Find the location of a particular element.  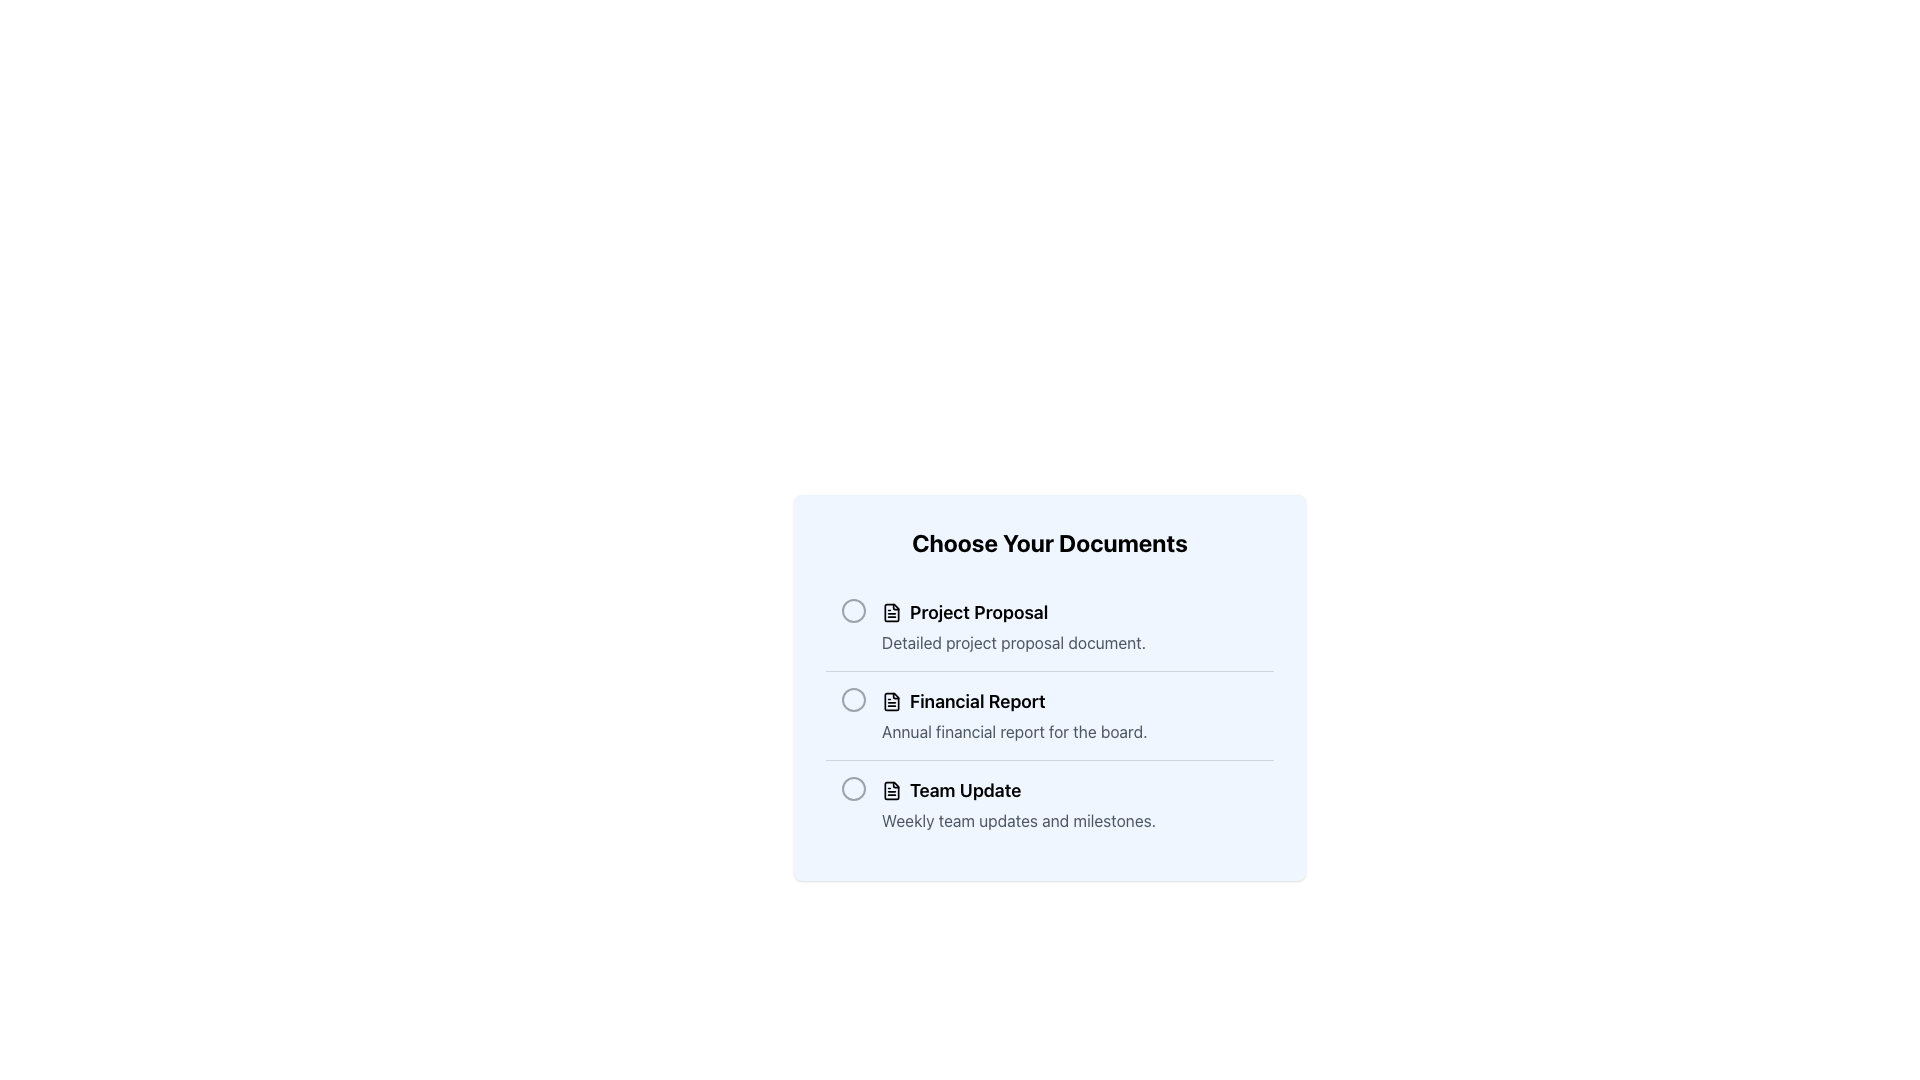

the 'Financial Report' label in the selectable list option is located at coordinates (1049, 715).